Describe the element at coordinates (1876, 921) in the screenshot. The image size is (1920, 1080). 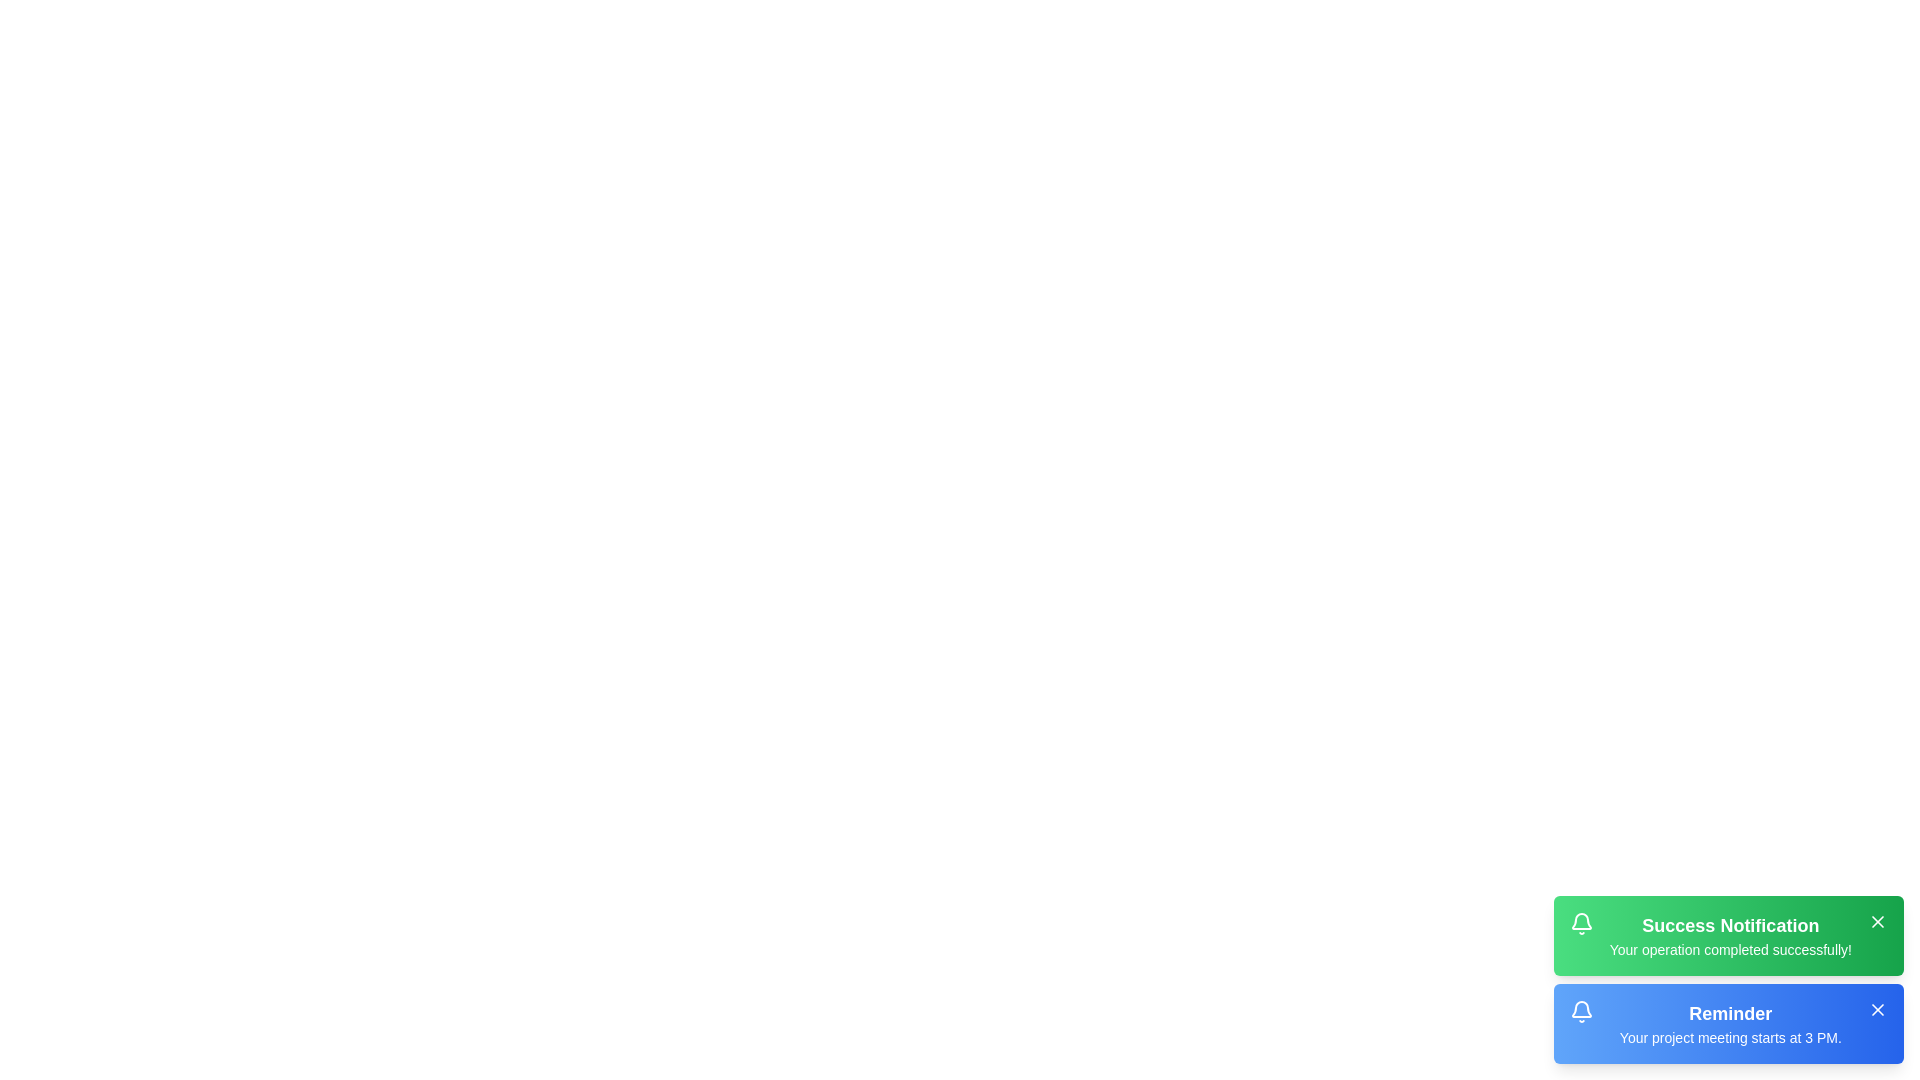
I see `close button for the notification titled 'Success Notification'` at that location.